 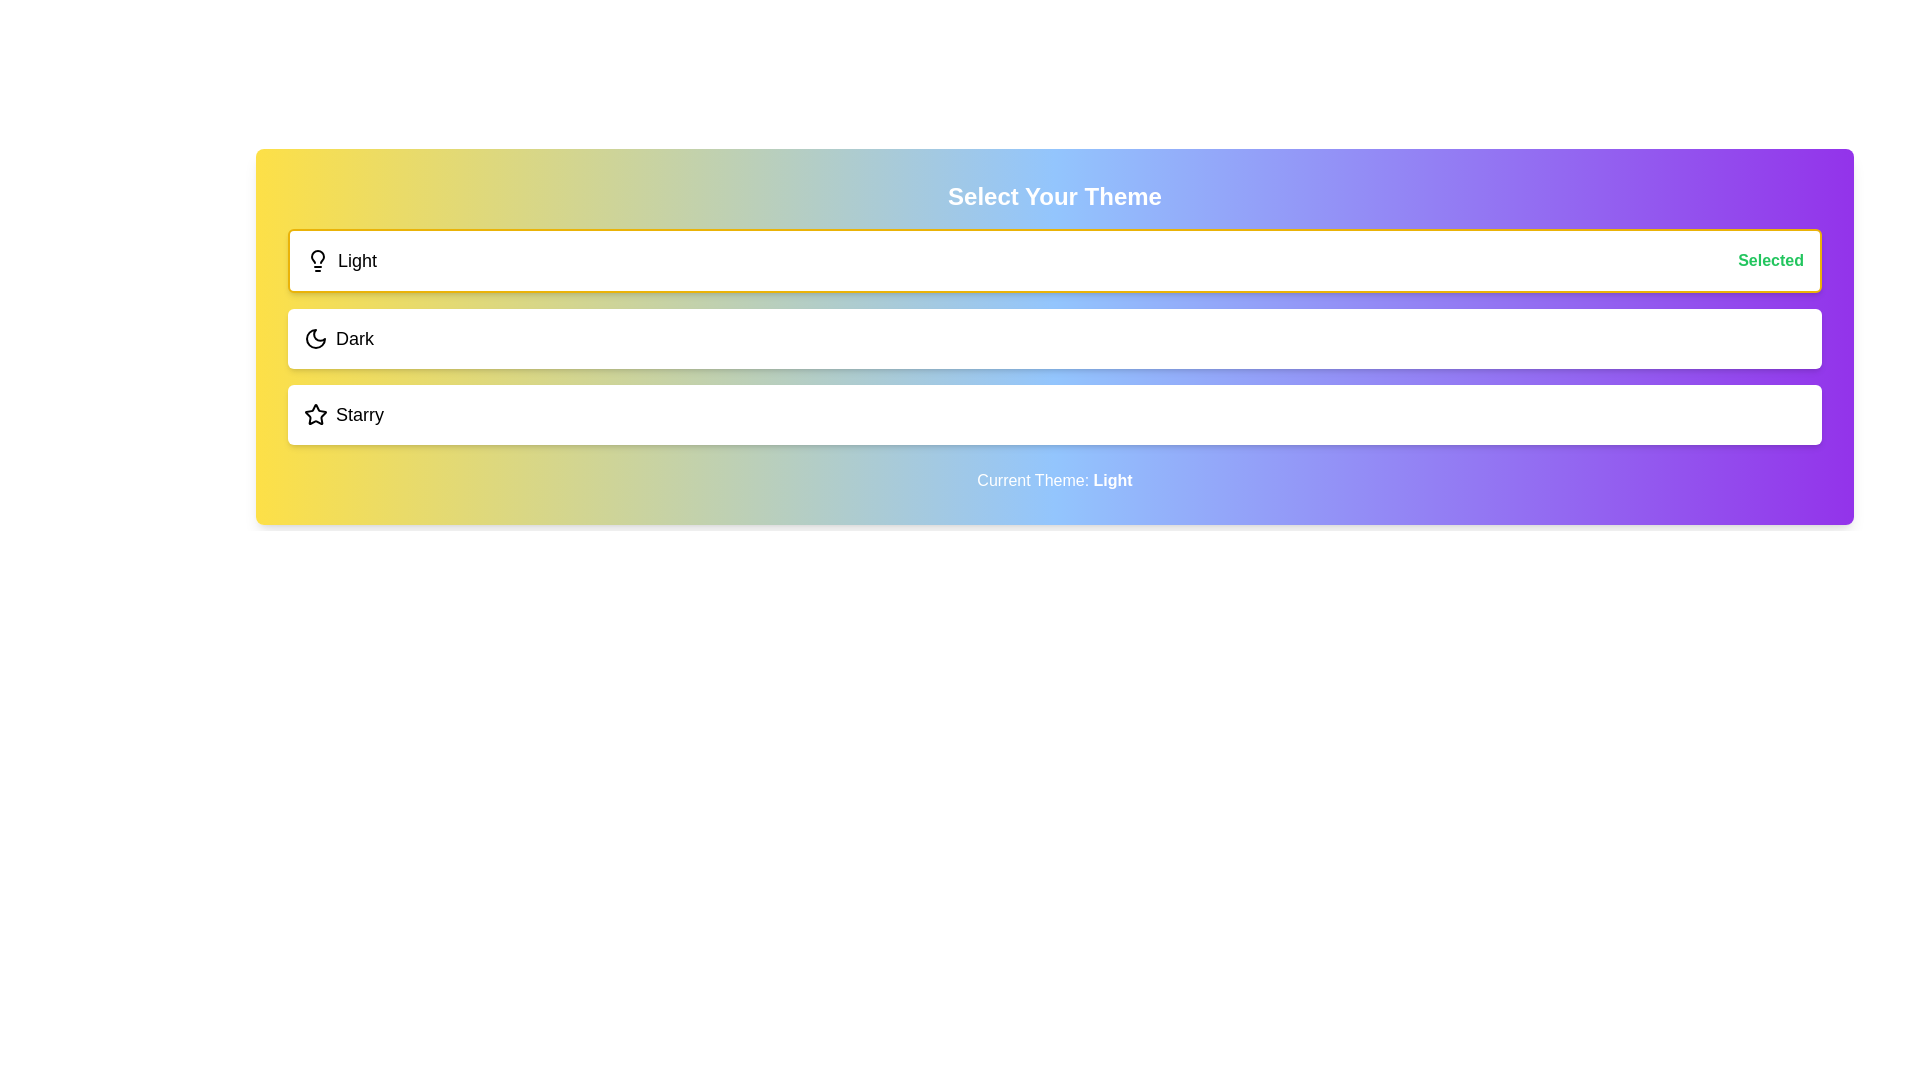 I want to click on the theme option Dark to observe the visual change, so click(x=1054, y=338).